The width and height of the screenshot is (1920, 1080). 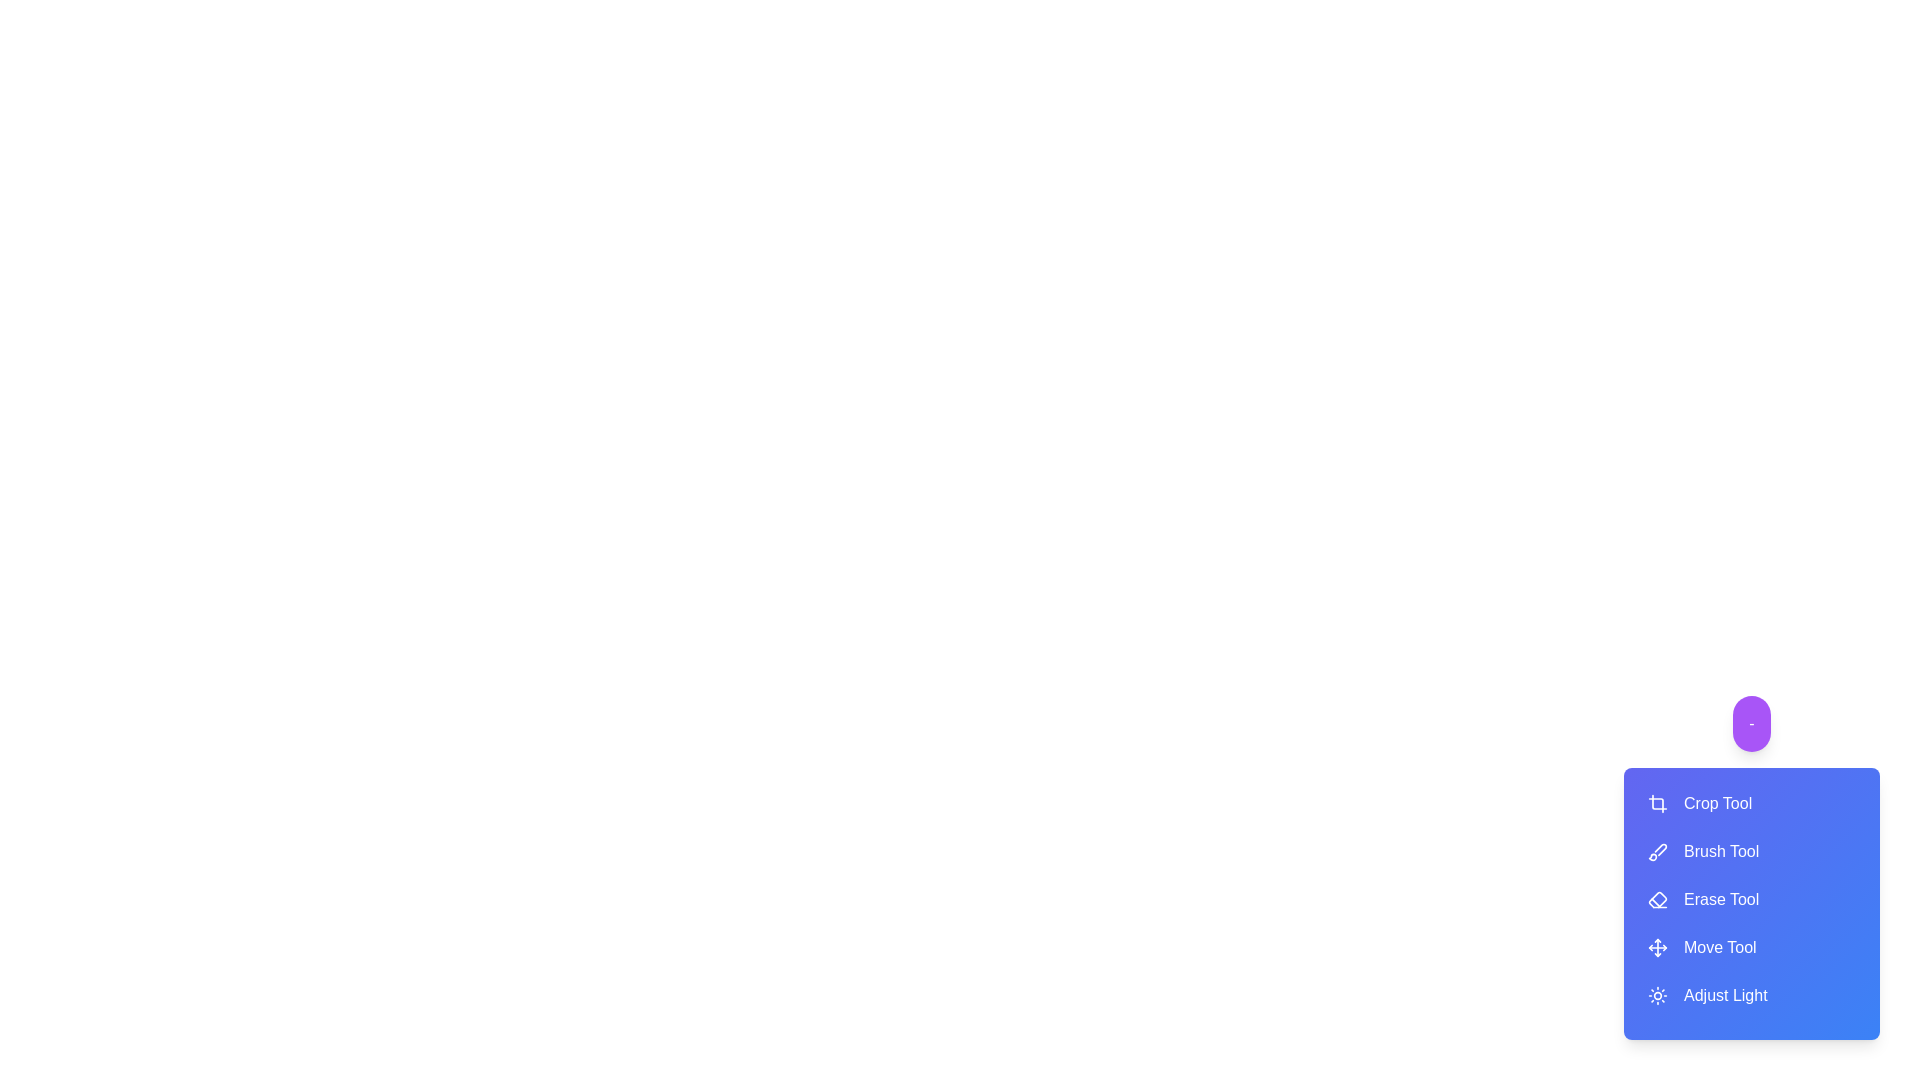 What do you see at coordinates (1657, 802) in the screenshot?
I see `the 'Crop Tool' icon, which is the first menu item` at bounding box center [1657, 802].